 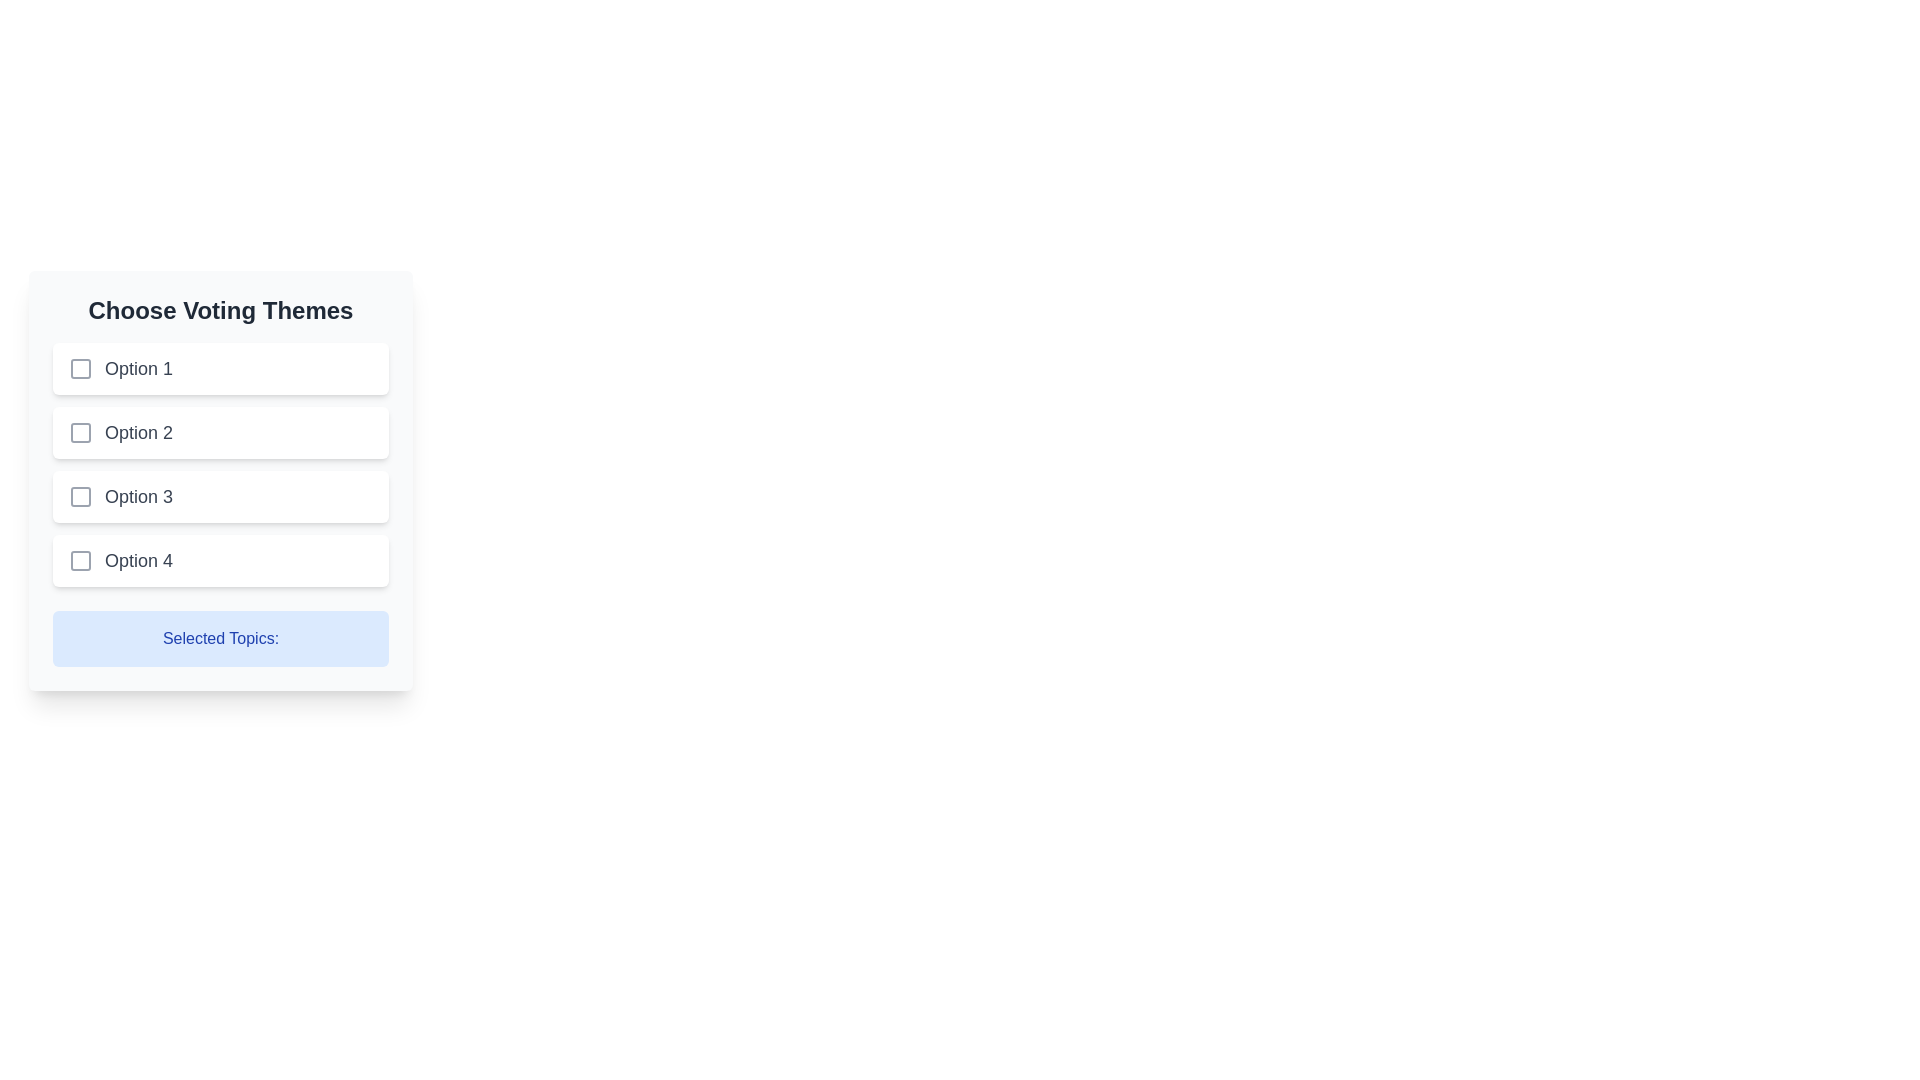 I want to click on the label element reading 'Option 4', styled in gray color with a moderately large font size, part of the selection list under 'Choose Voting Themes', so click(x=138, y=560).